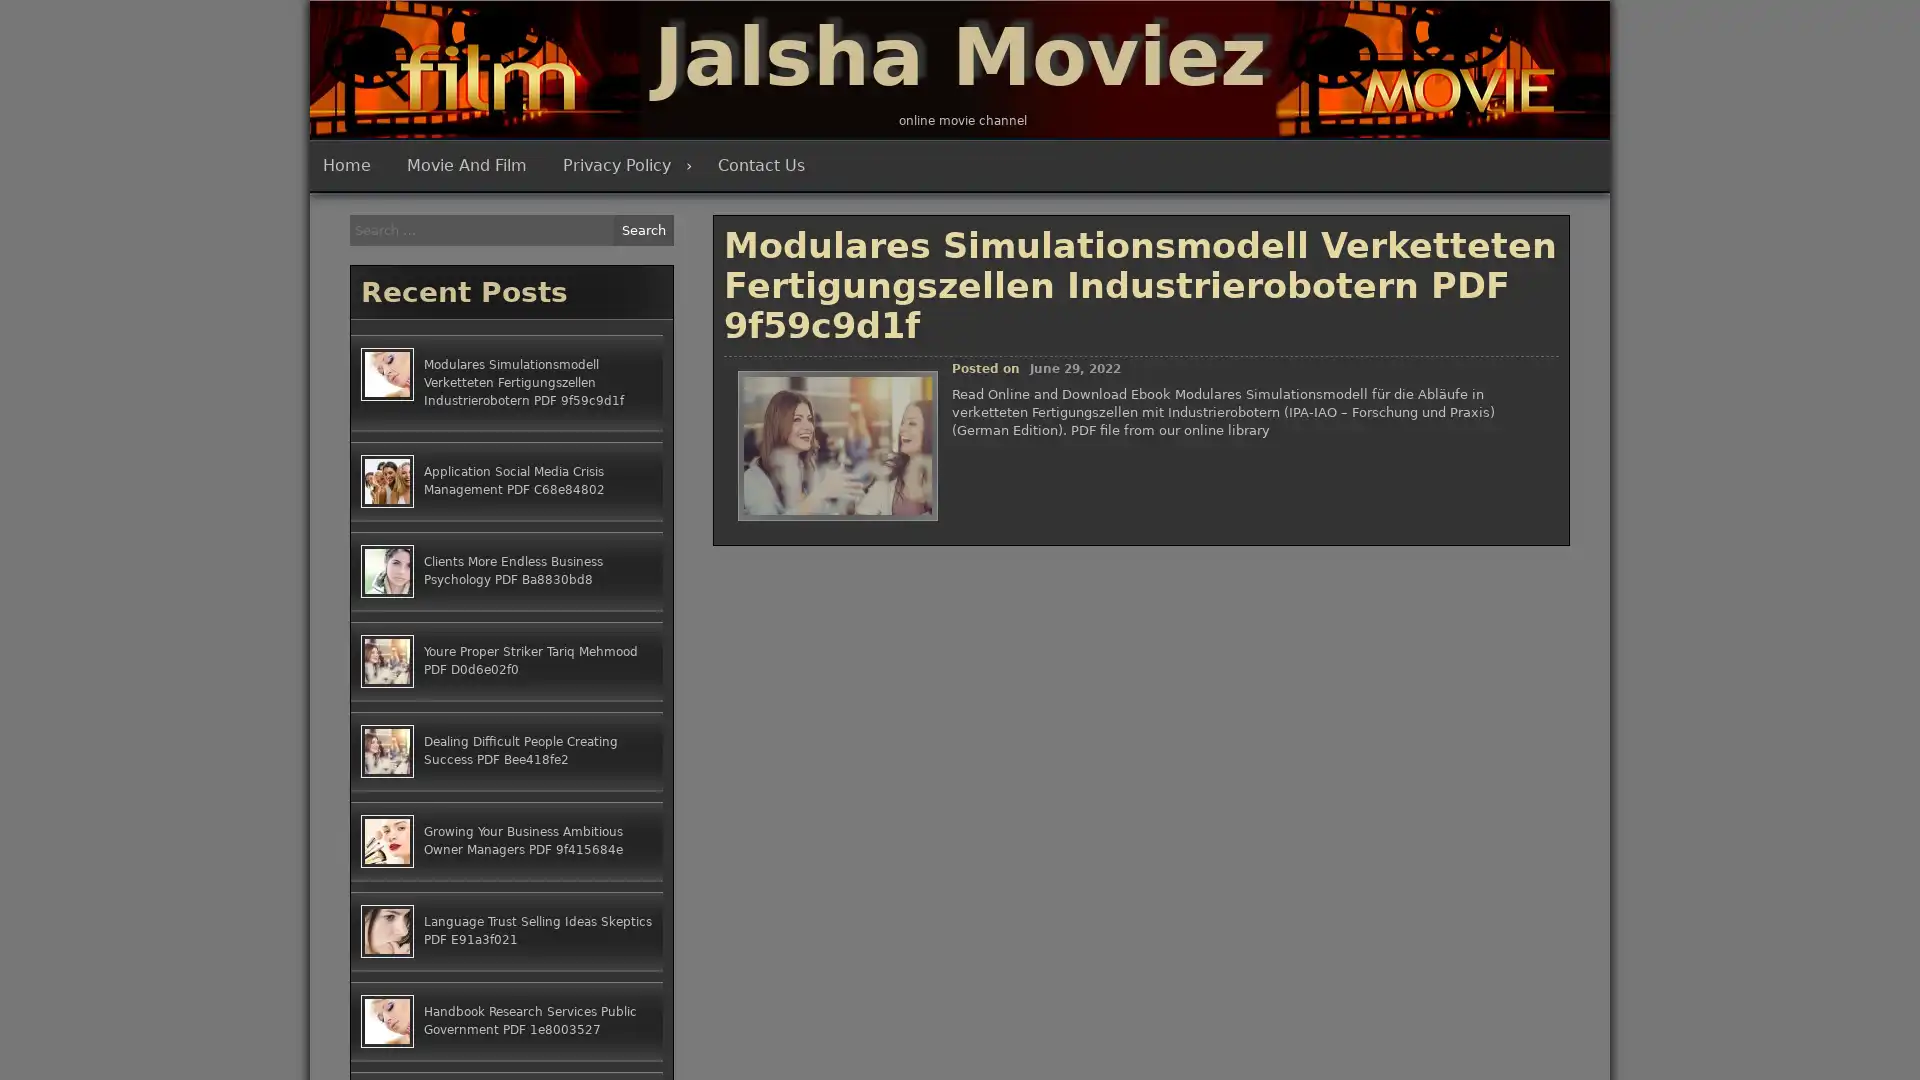 The height and width of the screenshot is (1080, 1920). I want to click on Search, so click(643, 229).